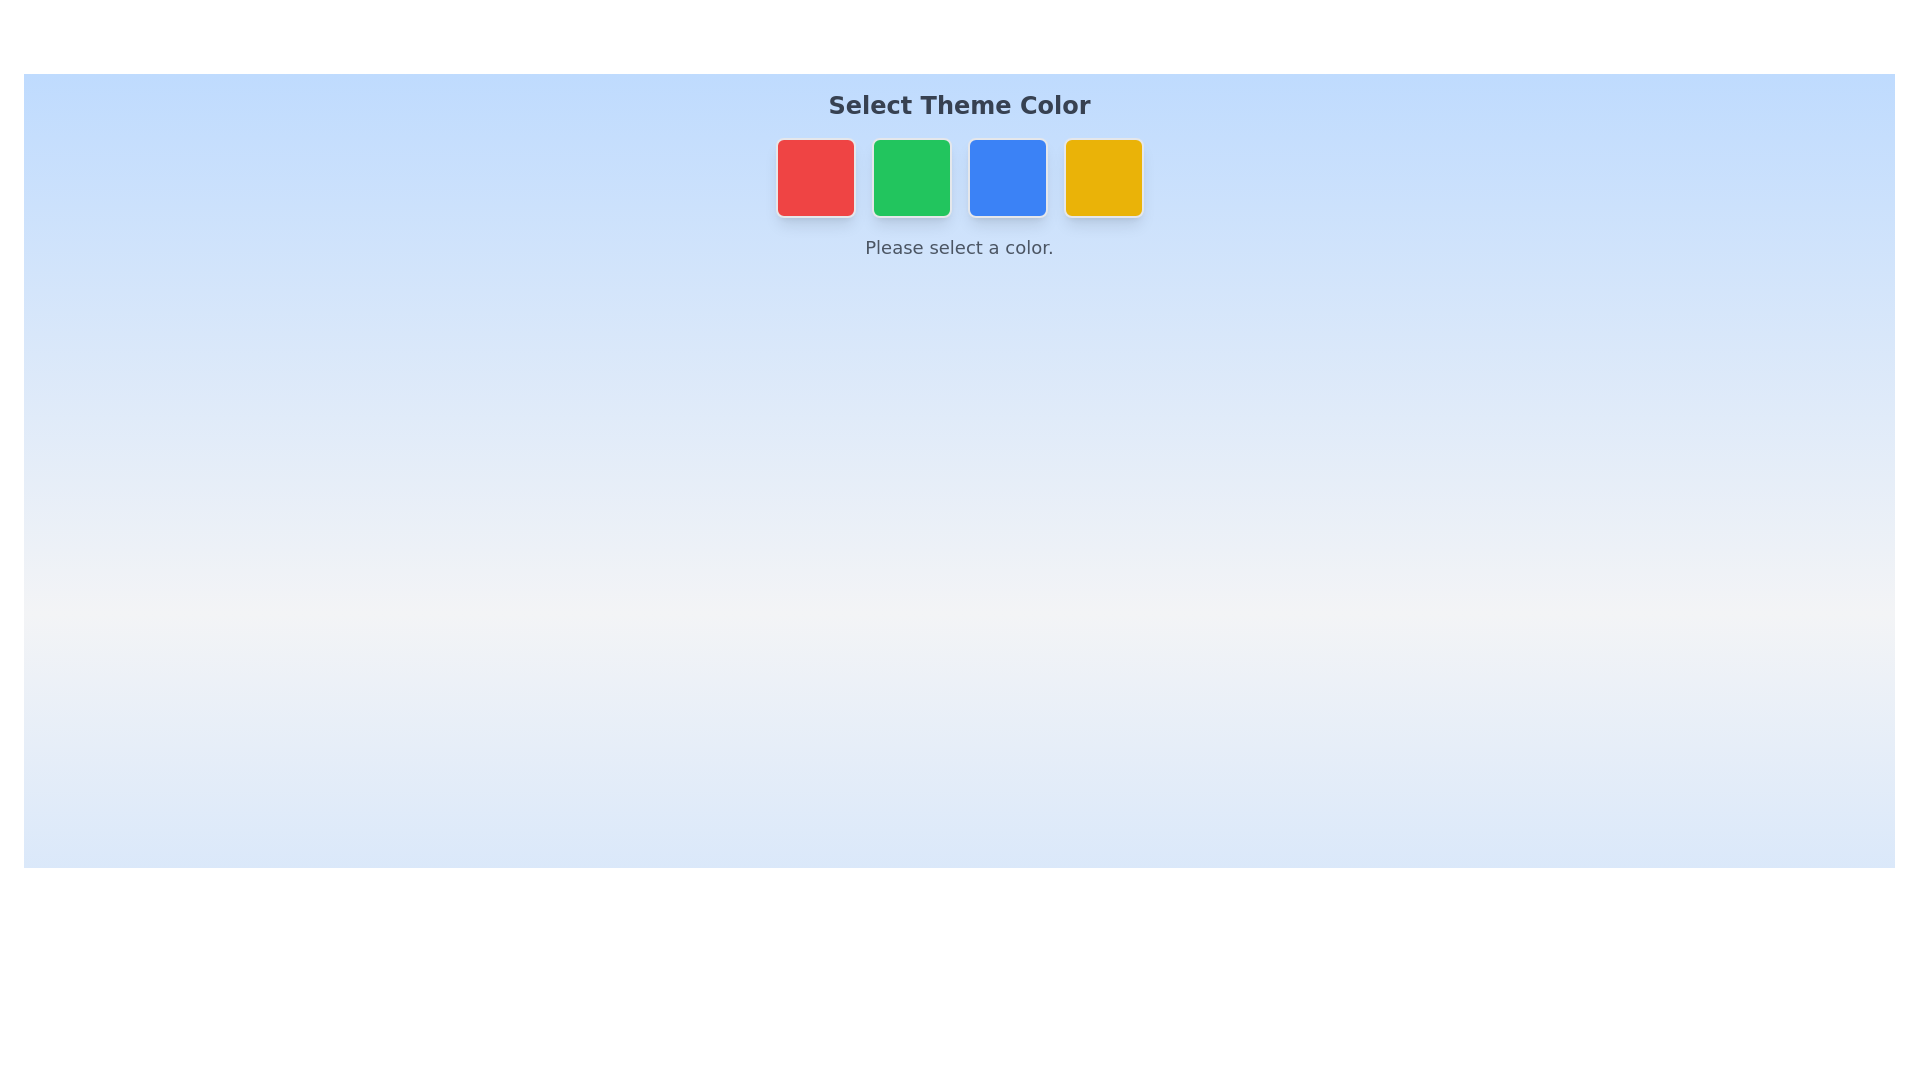  What do you see at coordinates (1102, 176) in the screenshot?
I see `the color button corresponding to Yellow` at bounding box center [1102, 176].